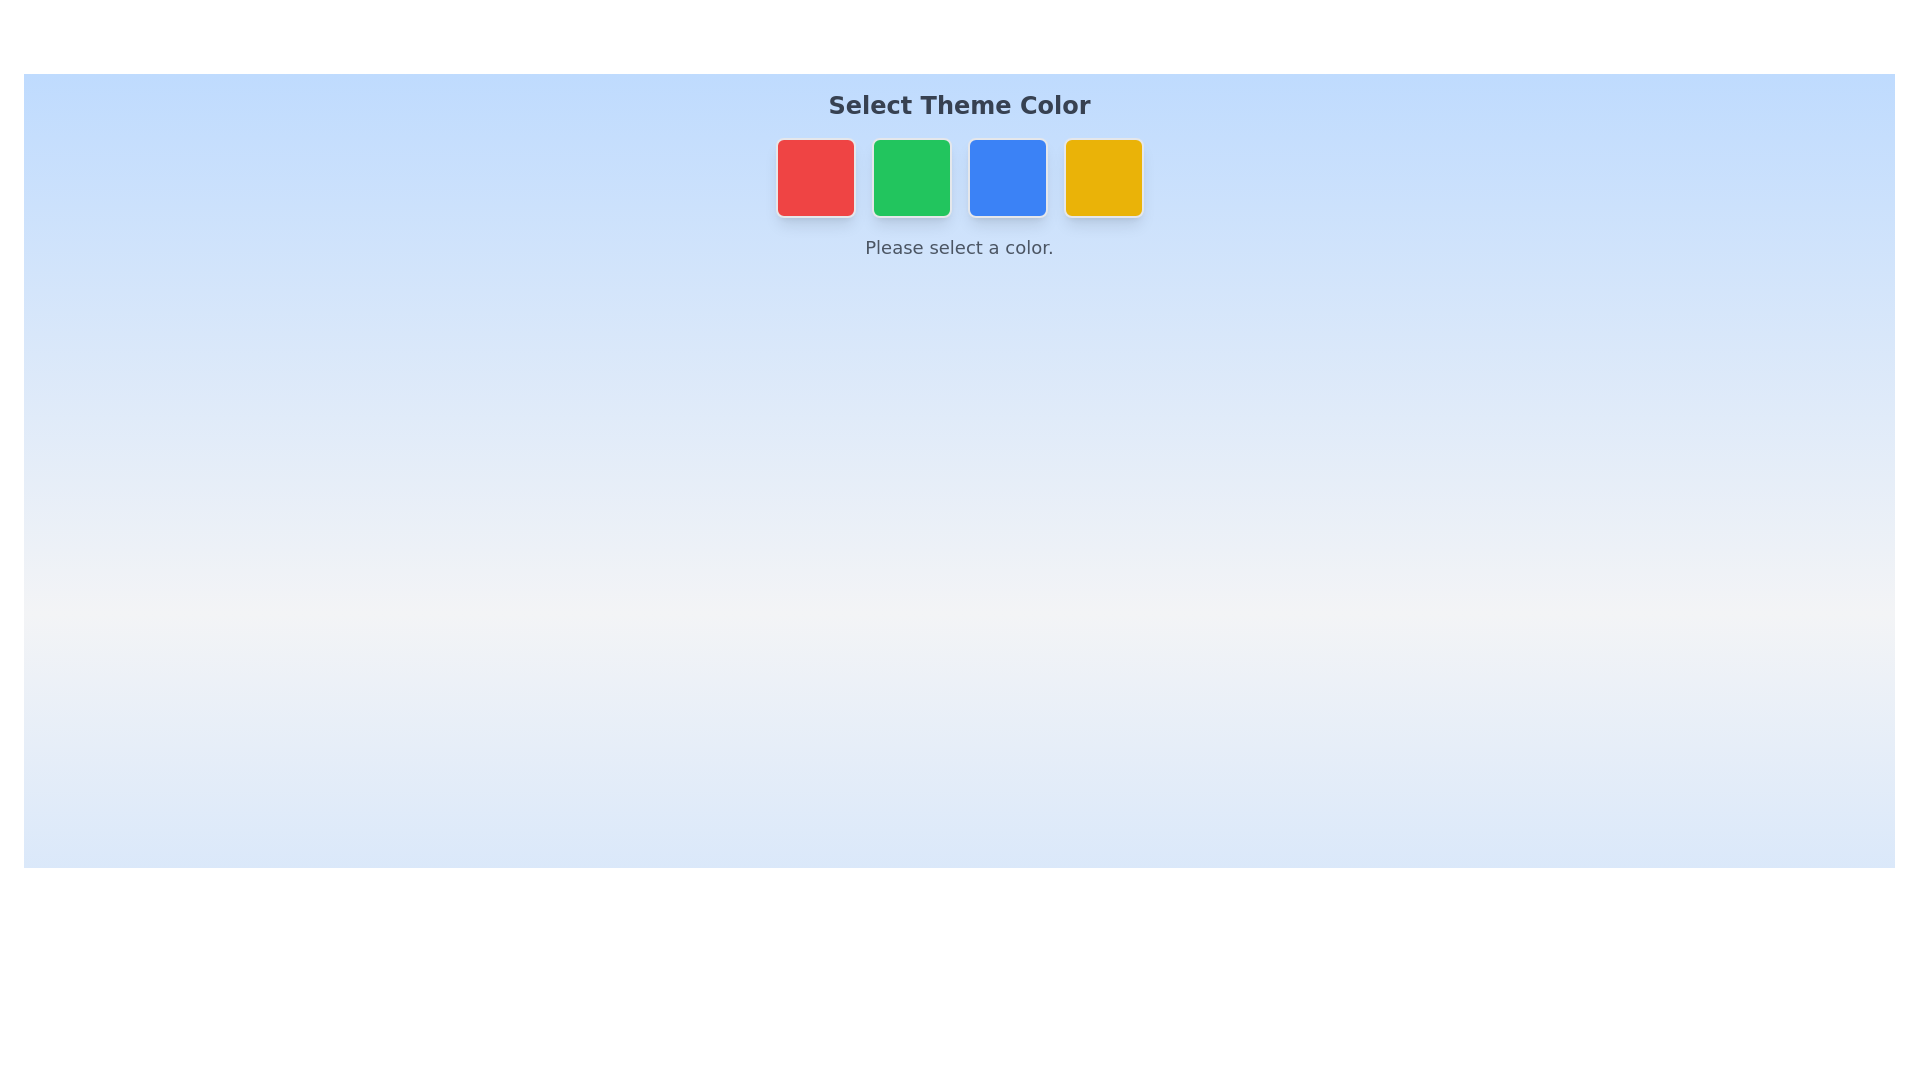  What do you see at coordinates (1102, 176) in the screenshot?
I see `the color button corresponding to Yellow` at bounding box center [1102, 176].